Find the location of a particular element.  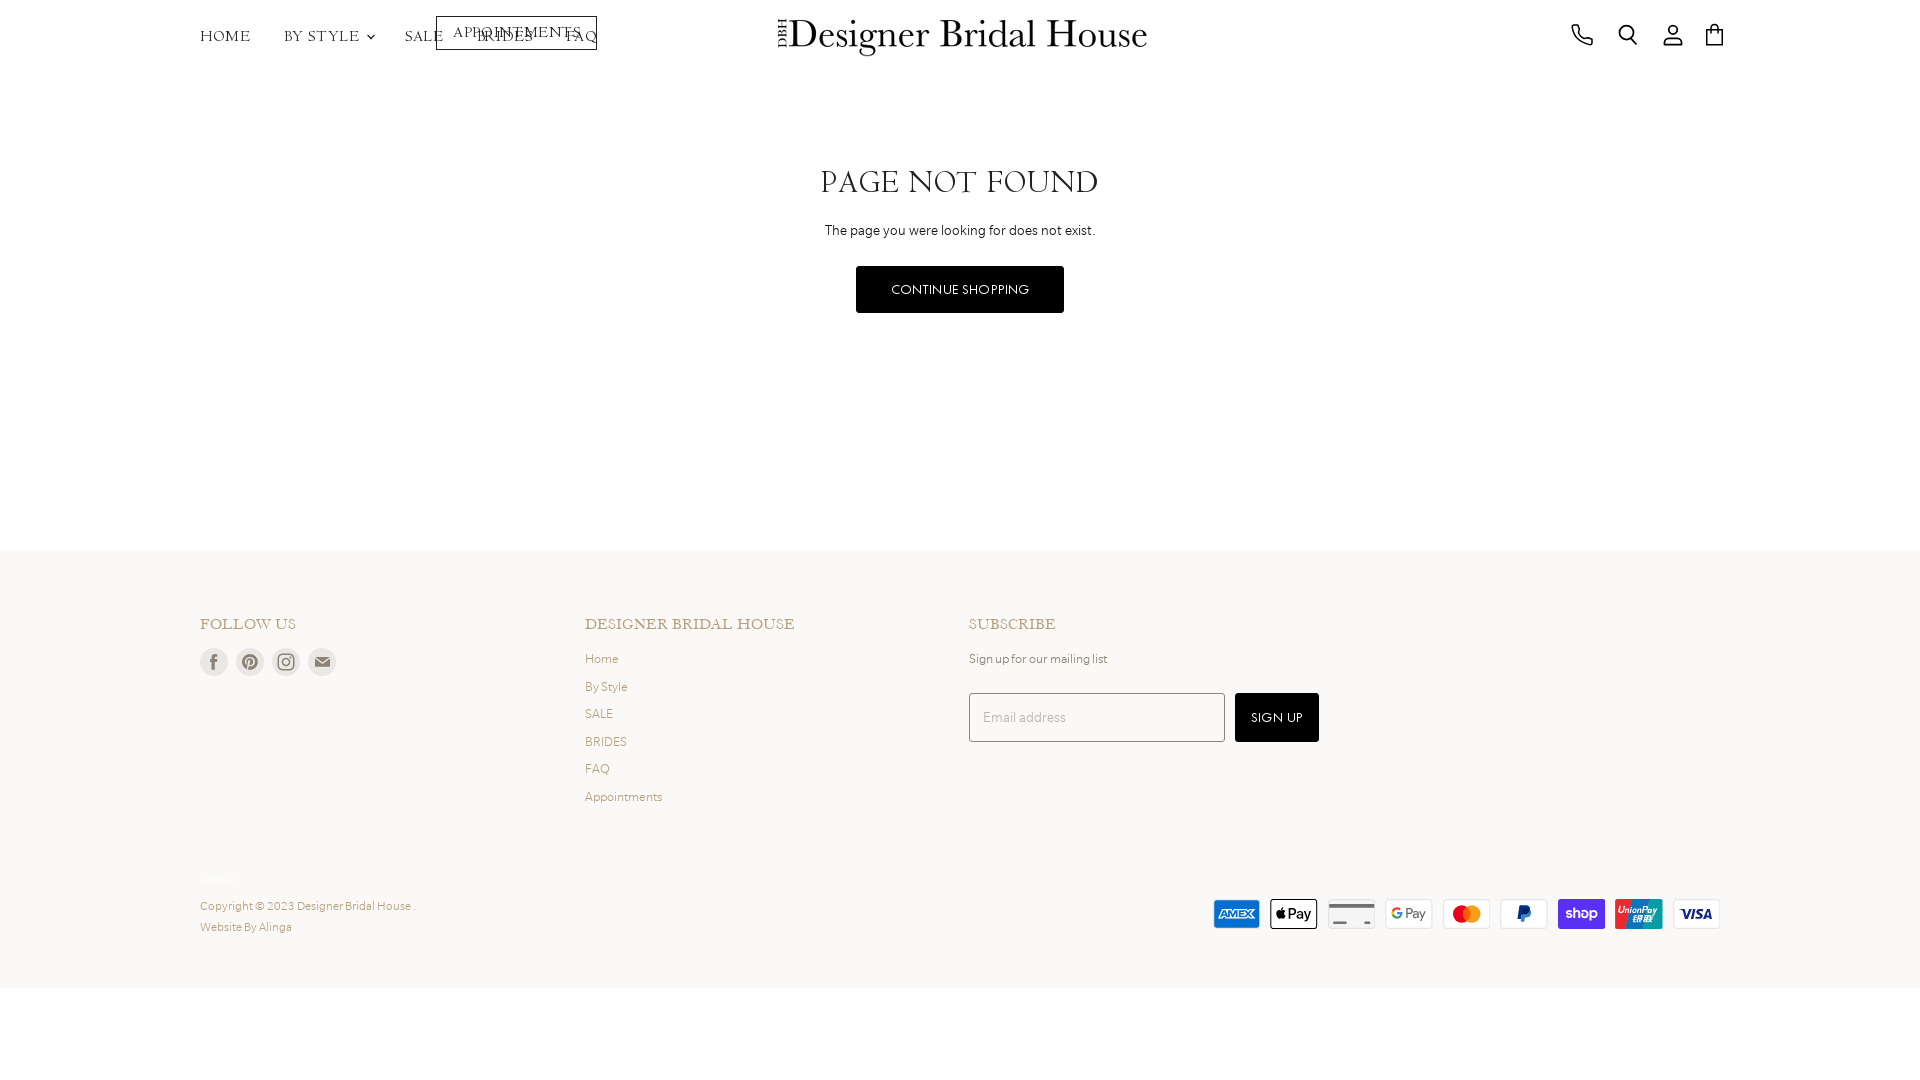

'HOME' is located at coordinates (225, 36).